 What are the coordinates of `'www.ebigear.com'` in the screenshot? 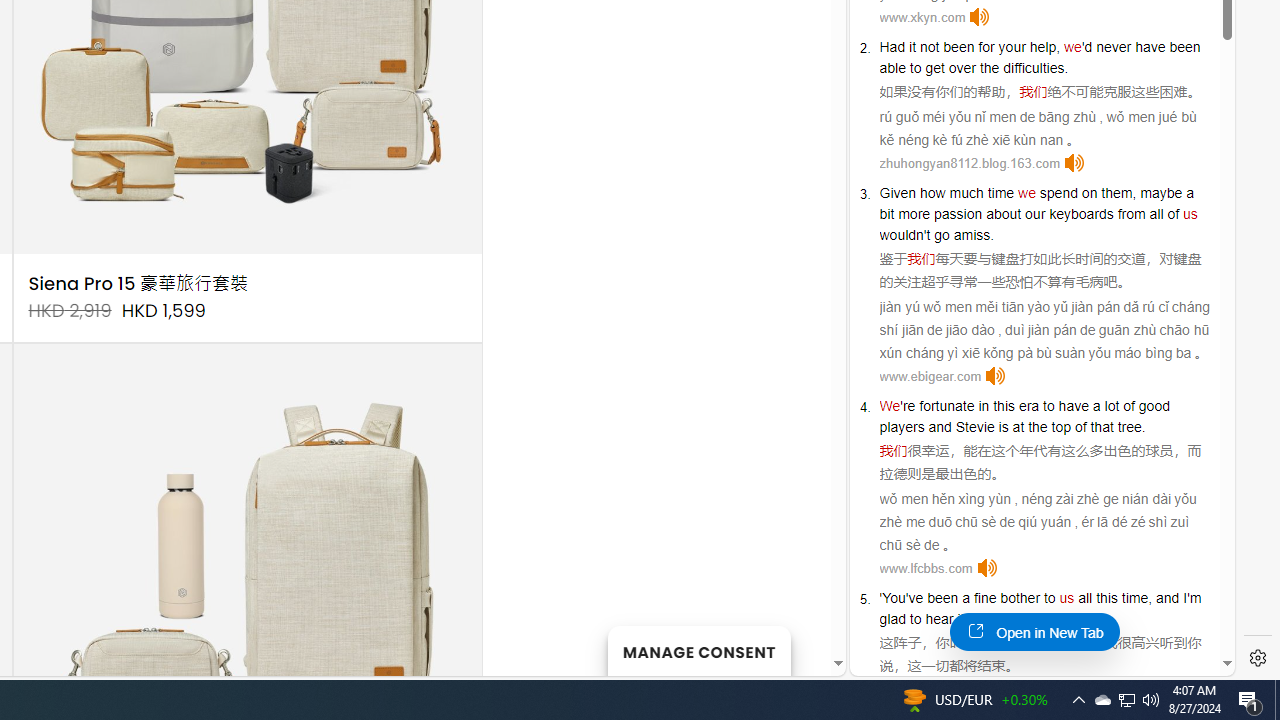 It's located at (929, 376).